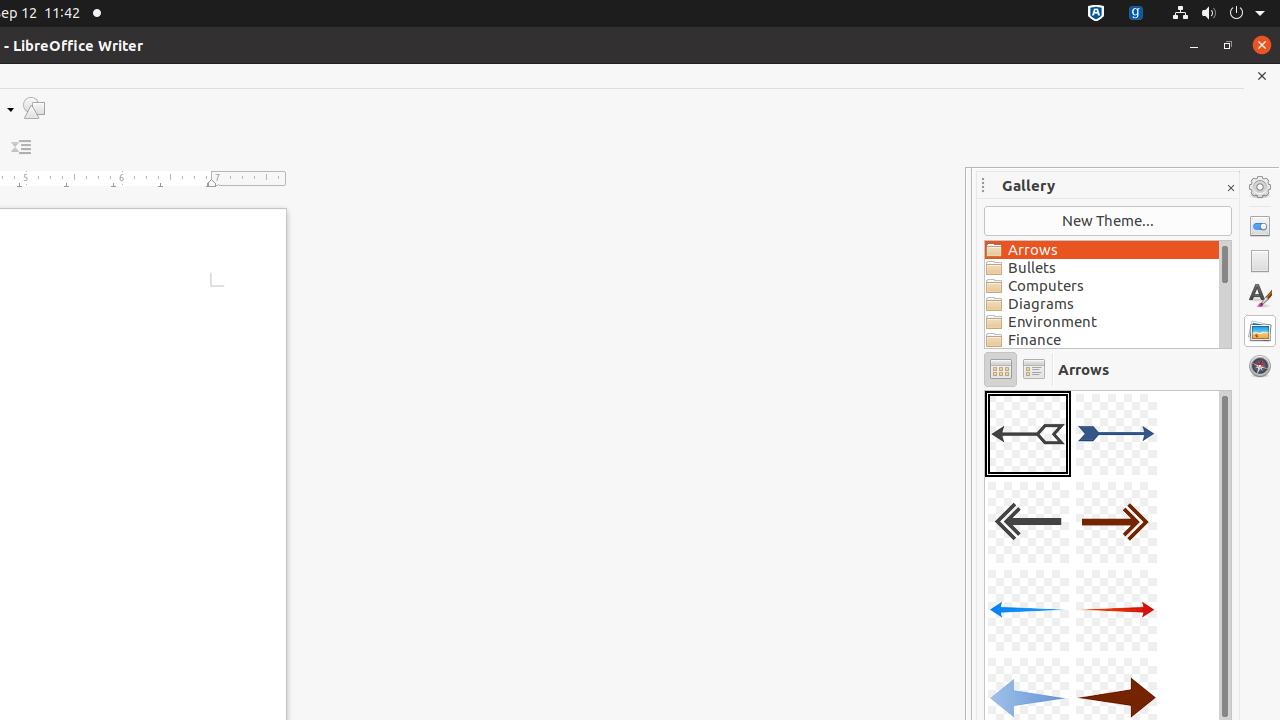 This screenshot has width=1280, height=720. What do you see at coordinates (21, 146) in the screenshot?
I see `'Decrease'` at bounding box center [21, 146].